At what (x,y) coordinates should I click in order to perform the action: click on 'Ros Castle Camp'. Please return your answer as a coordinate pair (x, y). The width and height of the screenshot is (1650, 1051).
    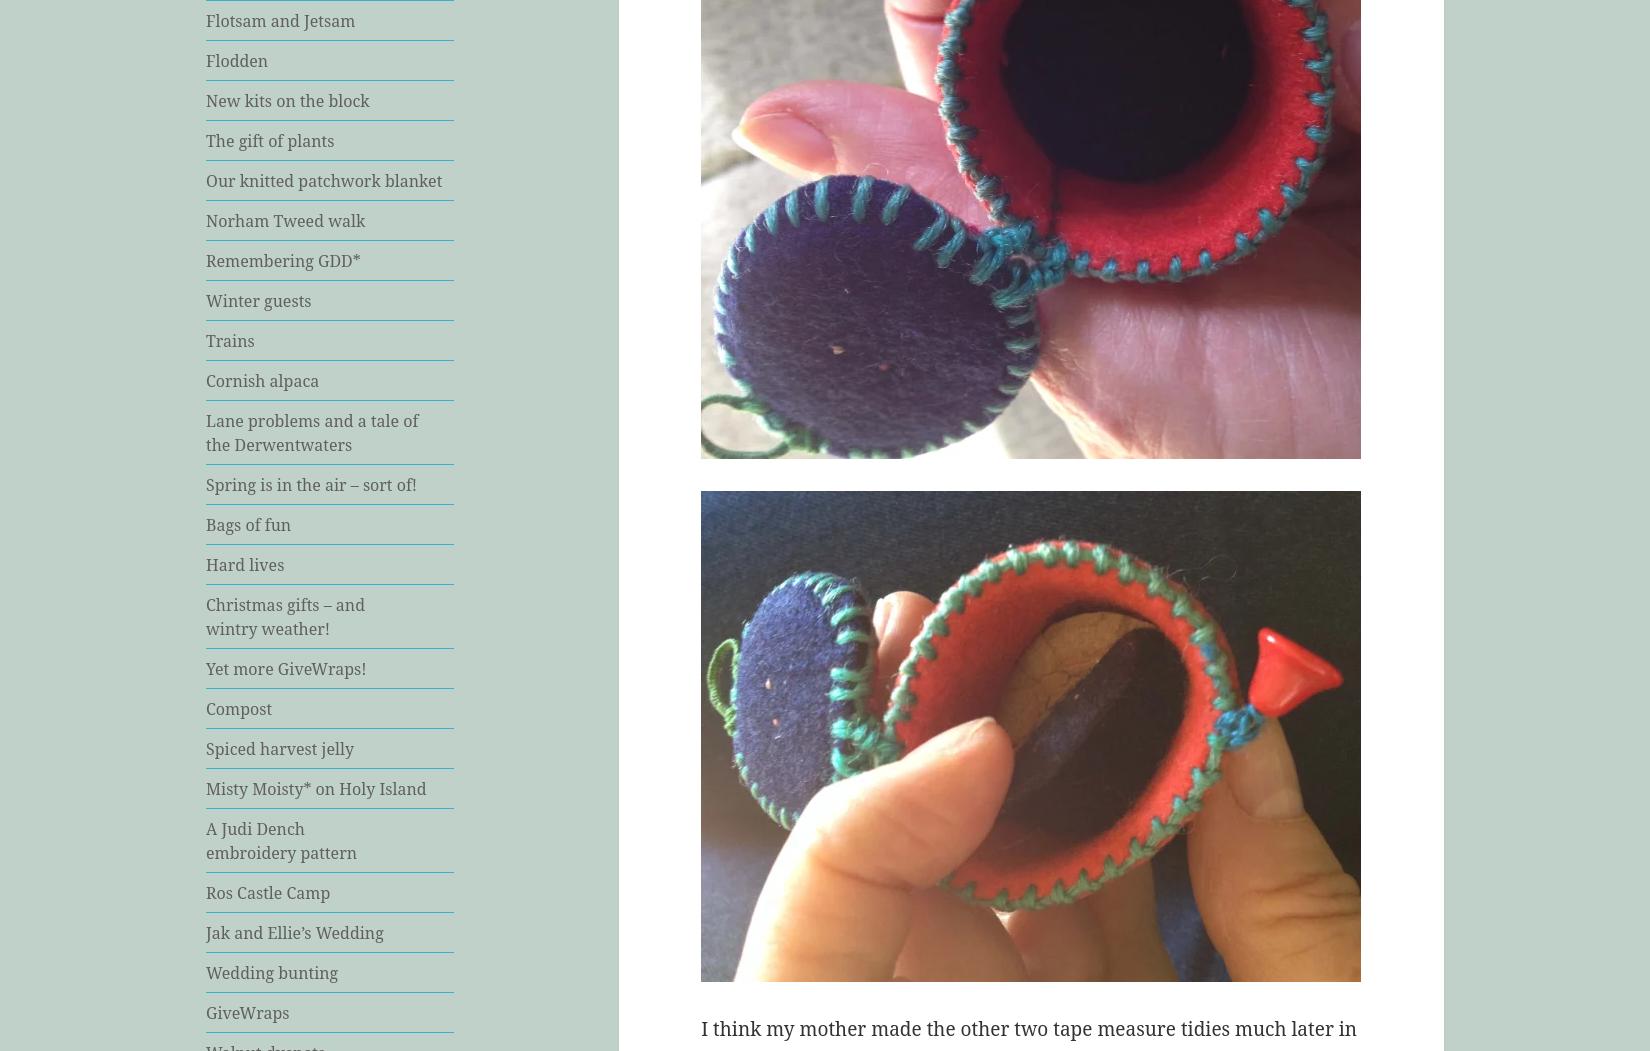
    Looking at the image, I should click on (267, 891).